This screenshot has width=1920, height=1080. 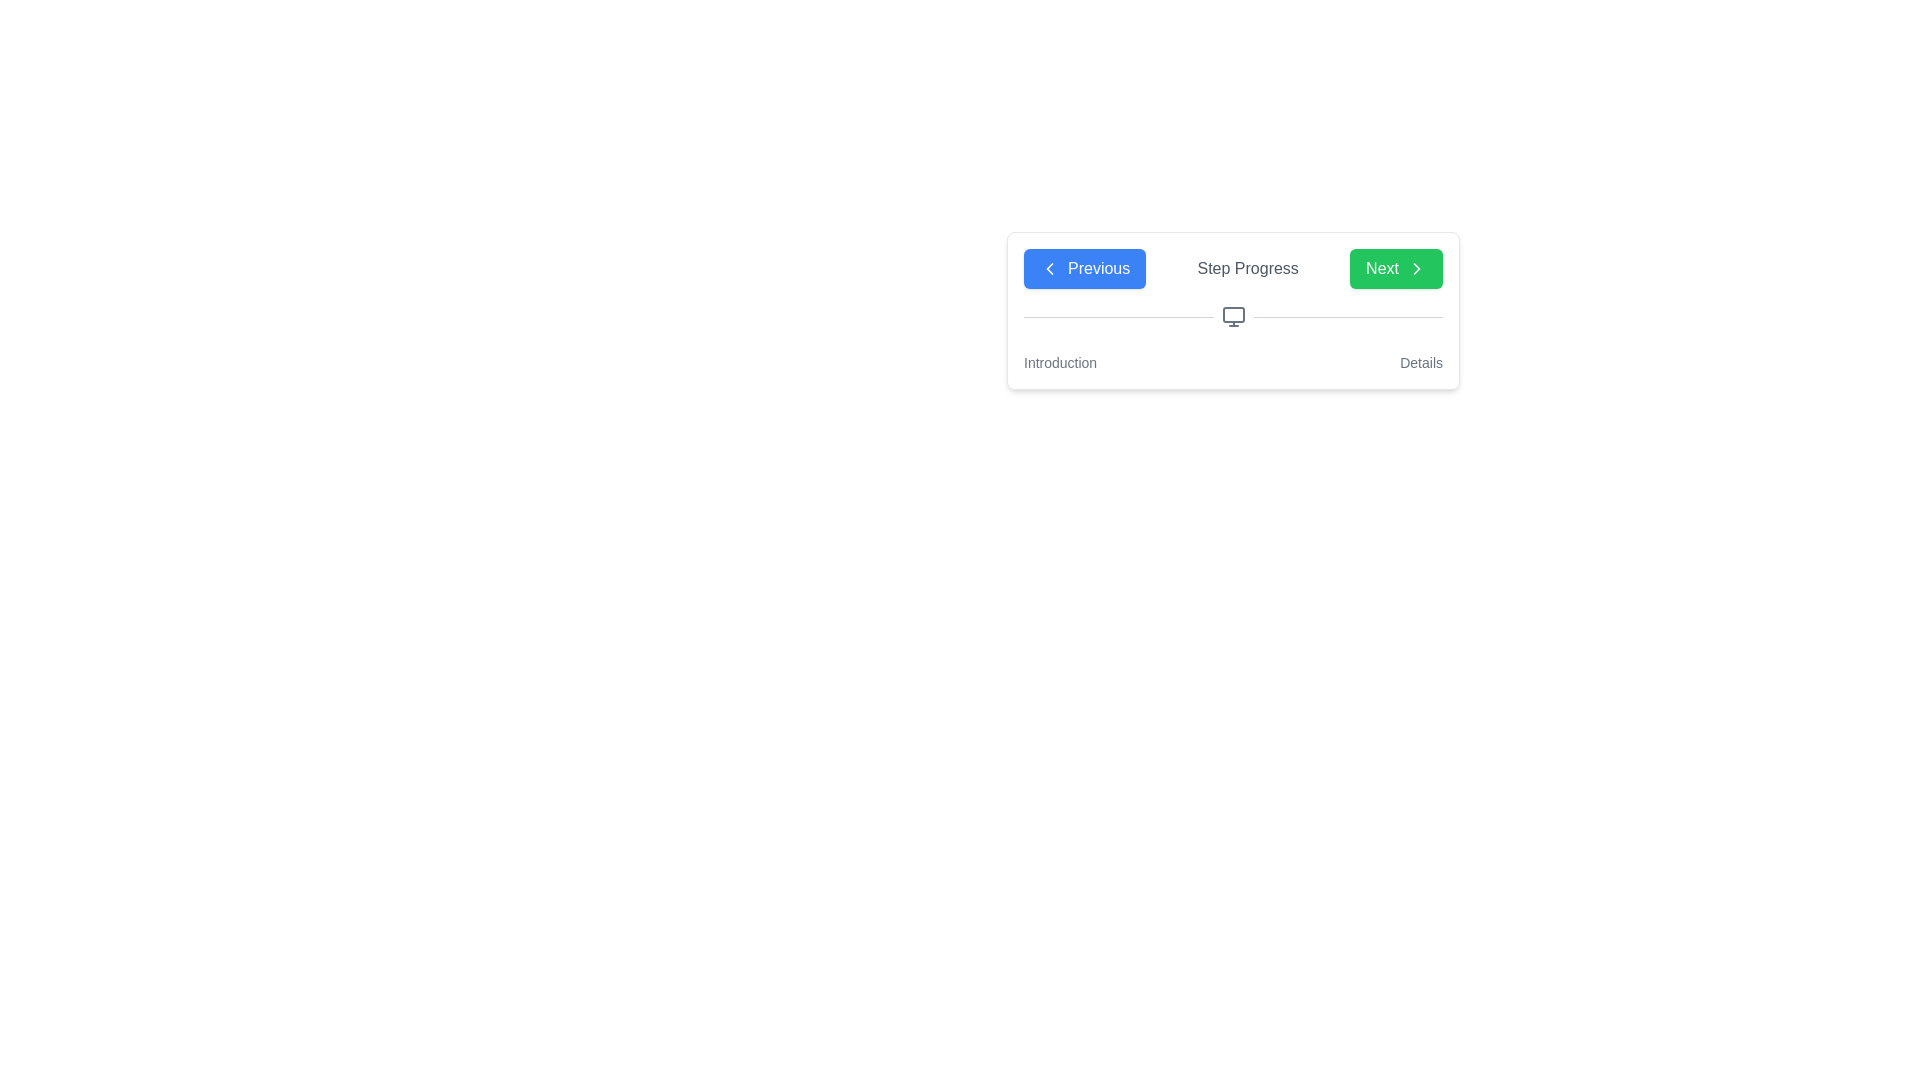 What do you see at coordinates (1098, 268) in the screenshot?
I see `the text label displaying 'Previous', which is styled with a white font within a blue rectangular button on the left side of the navigation component` at bounding box center [1098, 268].